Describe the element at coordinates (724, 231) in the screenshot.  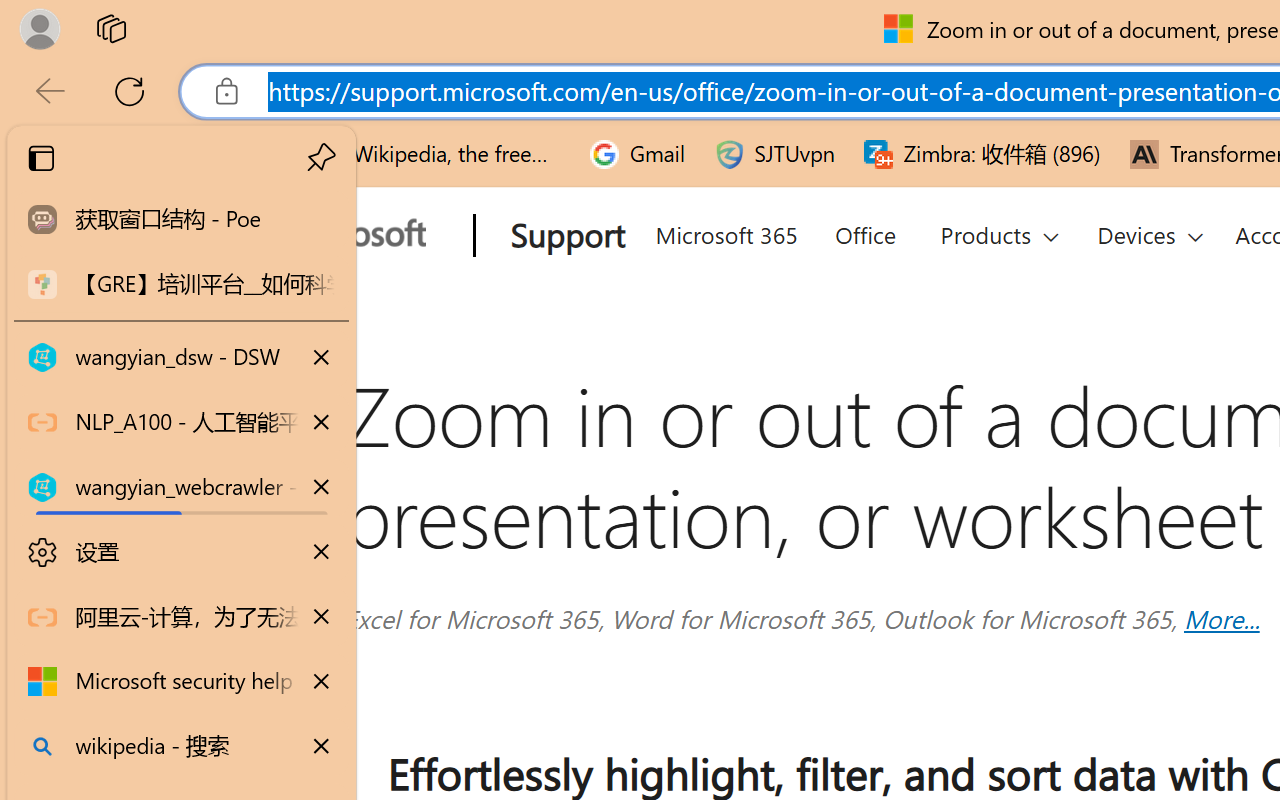
I see `'Microsoft 365'` at that location.